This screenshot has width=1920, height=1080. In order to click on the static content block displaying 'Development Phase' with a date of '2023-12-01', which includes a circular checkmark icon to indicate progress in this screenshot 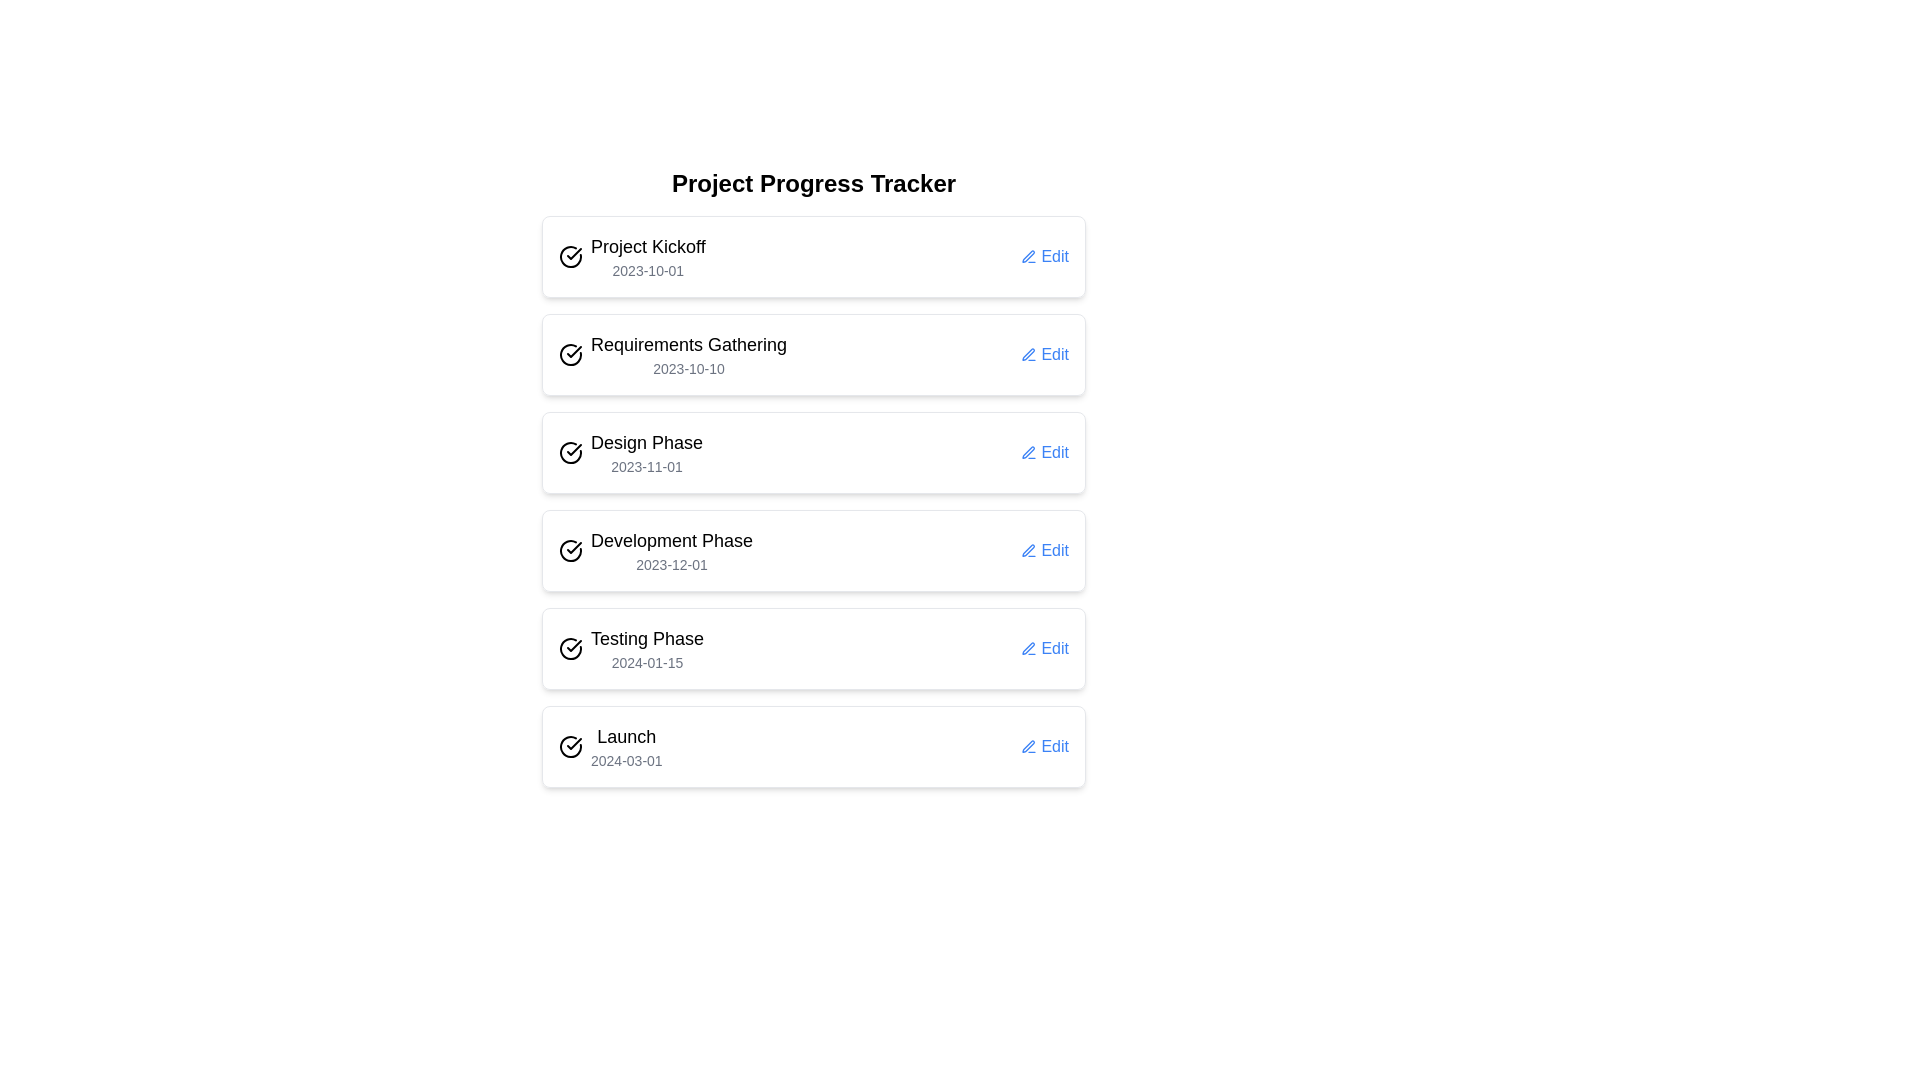, I will do `click(656, 551)`.